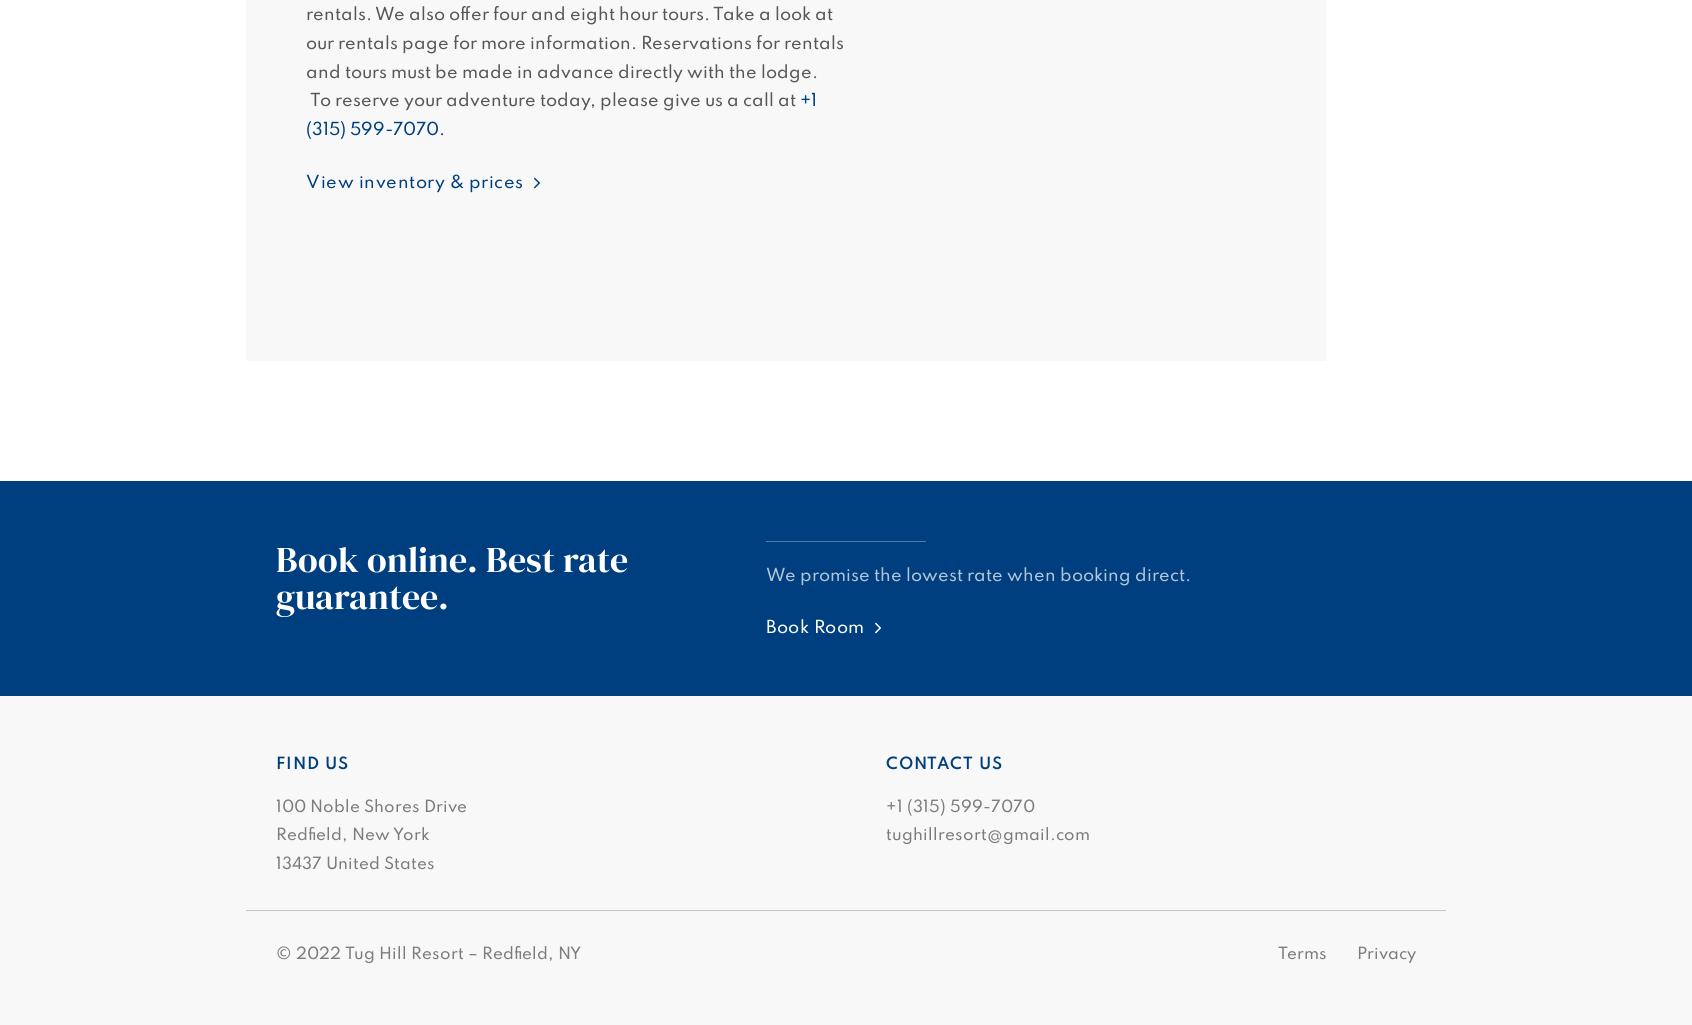 The image size is (1692, 1025). I want to click on 'Terms', so click(1301, 954).